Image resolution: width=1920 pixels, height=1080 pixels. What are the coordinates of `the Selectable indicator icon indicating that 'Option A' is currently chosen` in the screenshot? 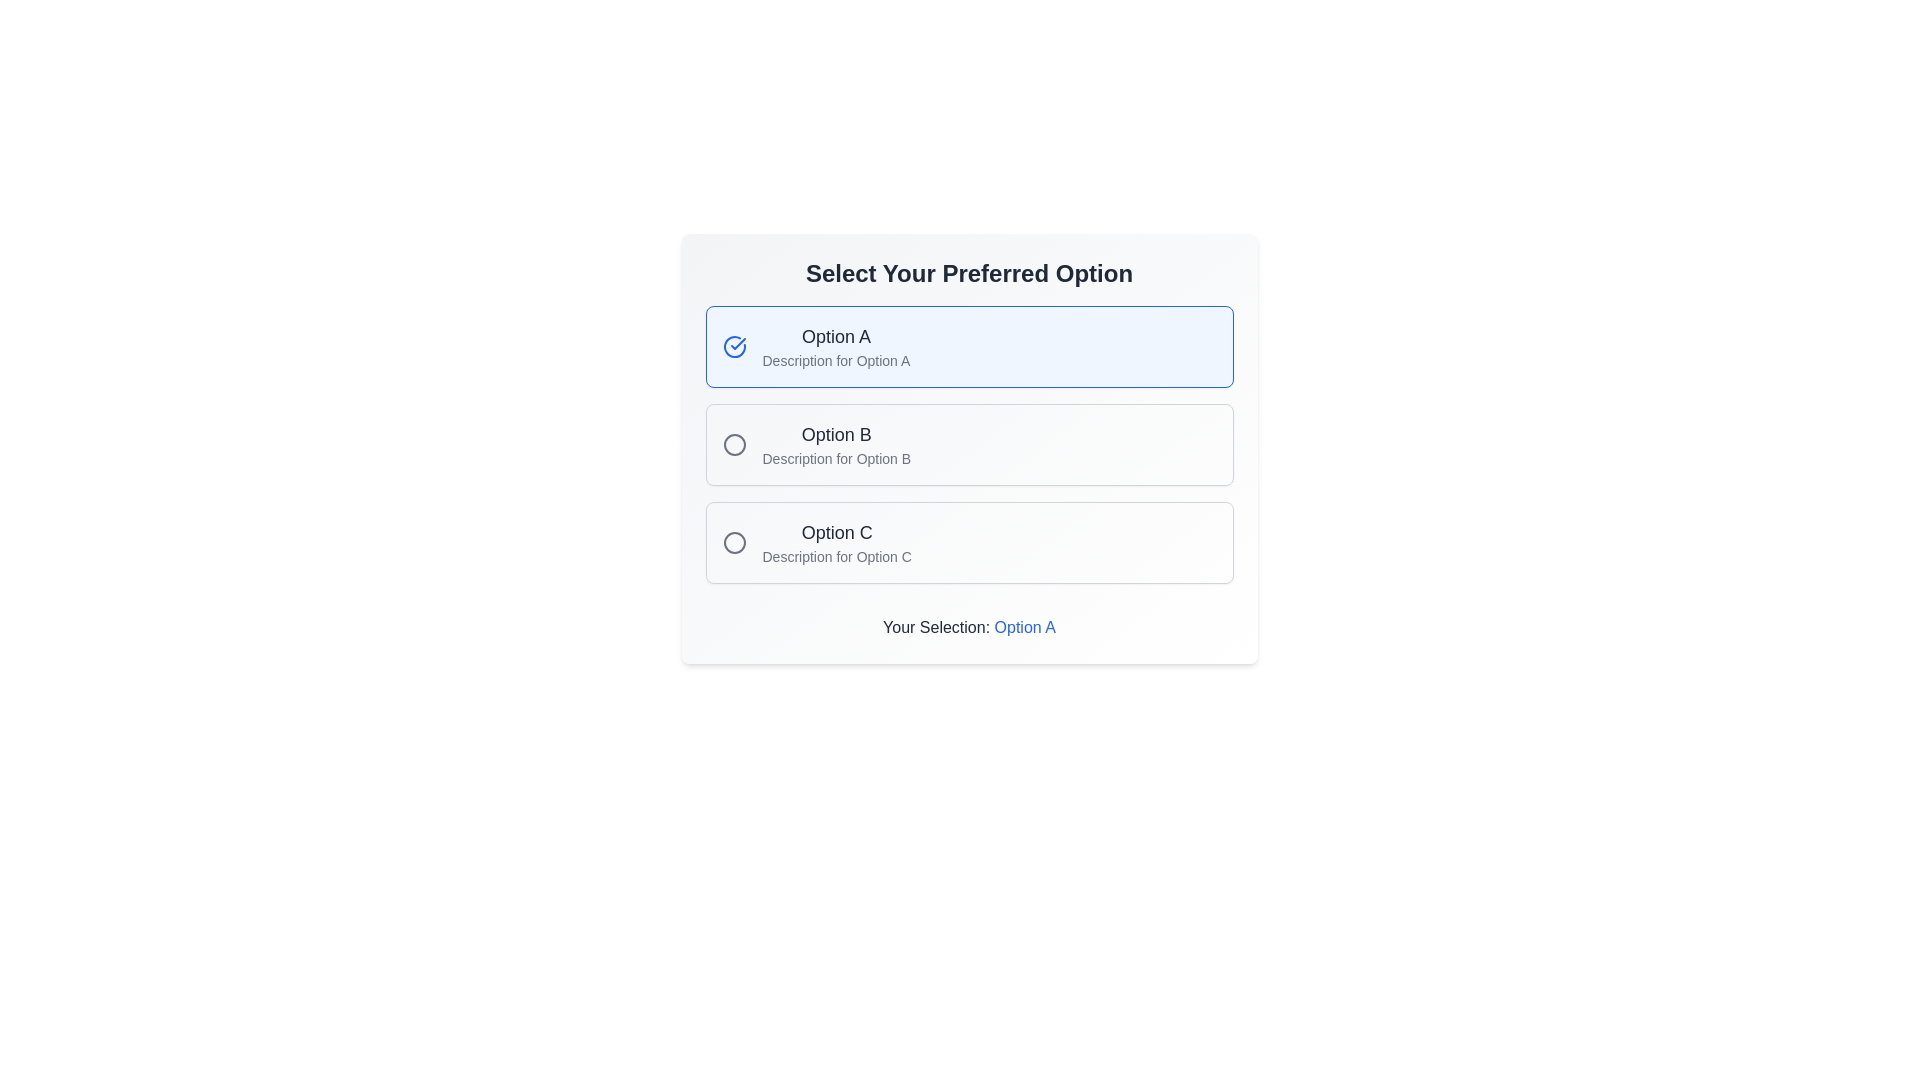 It's located at (733, 346).